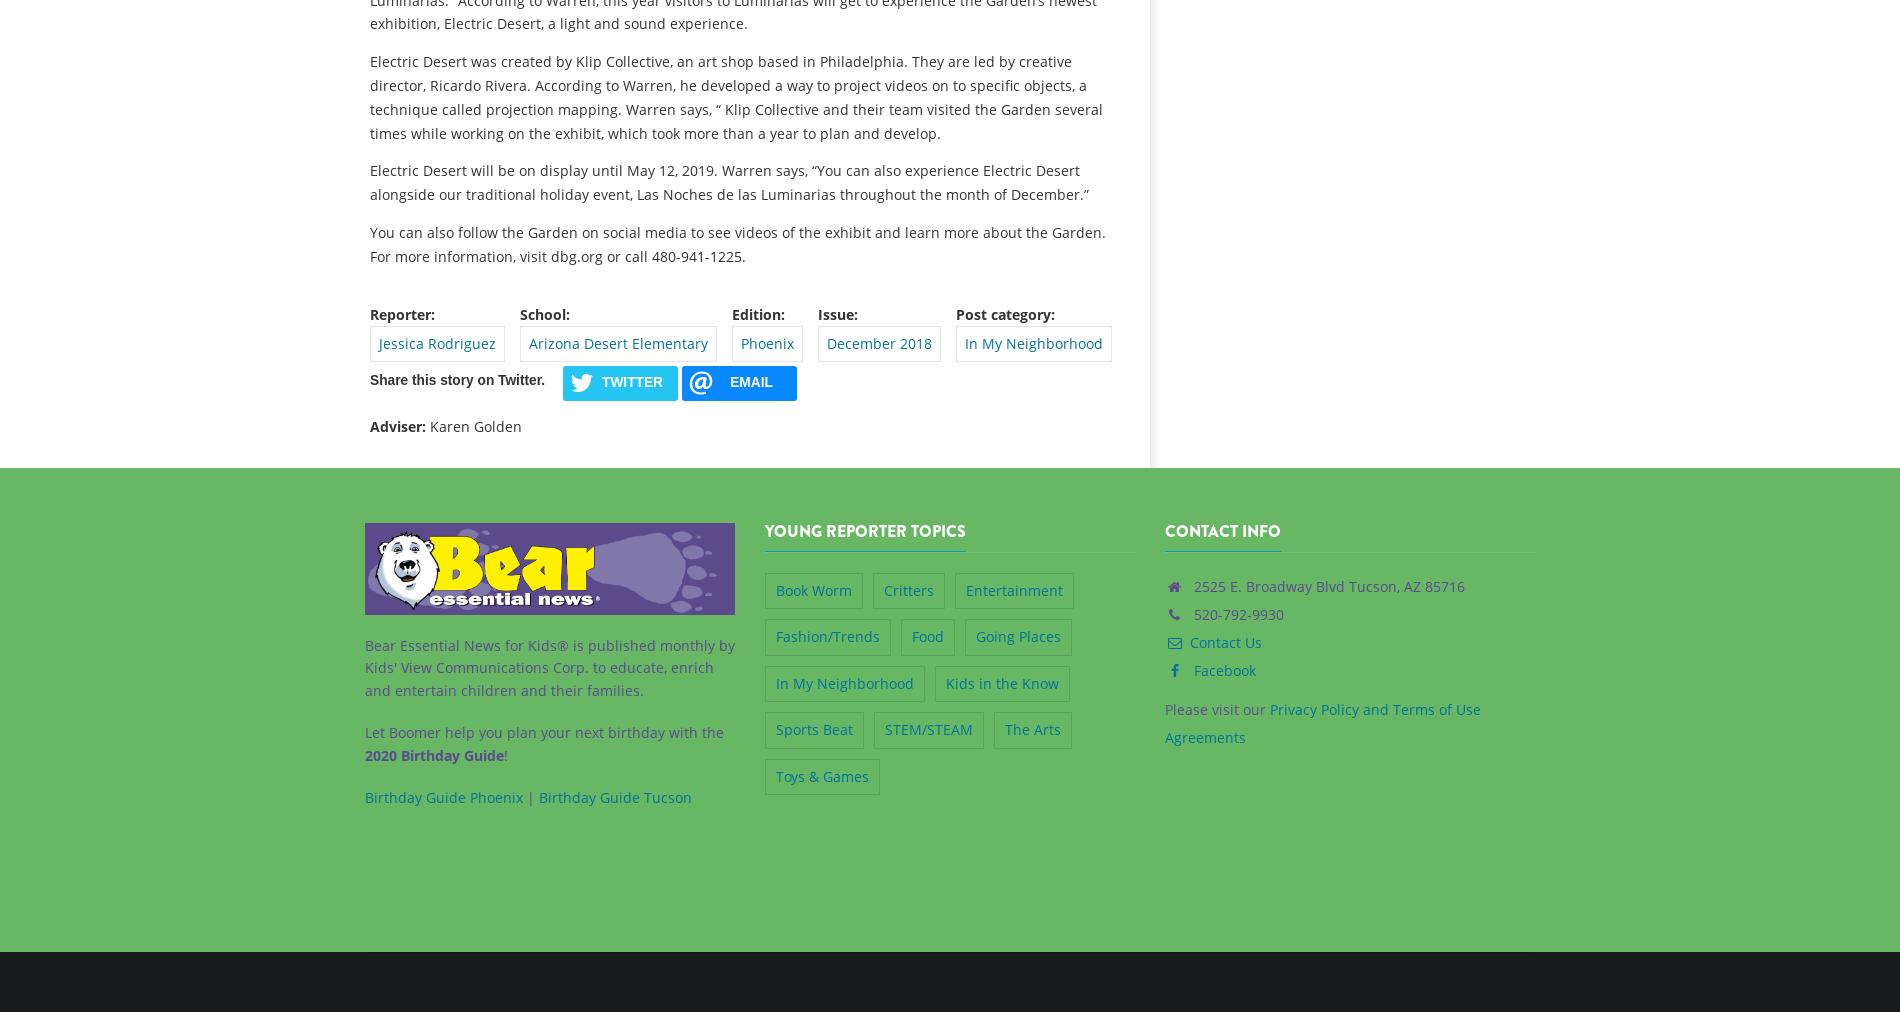 This screenshot has width=1900, height=1012. Describe the element at coordinates (926, 729) in the screenshot. I see `'STEM/STEAM'` at that location.